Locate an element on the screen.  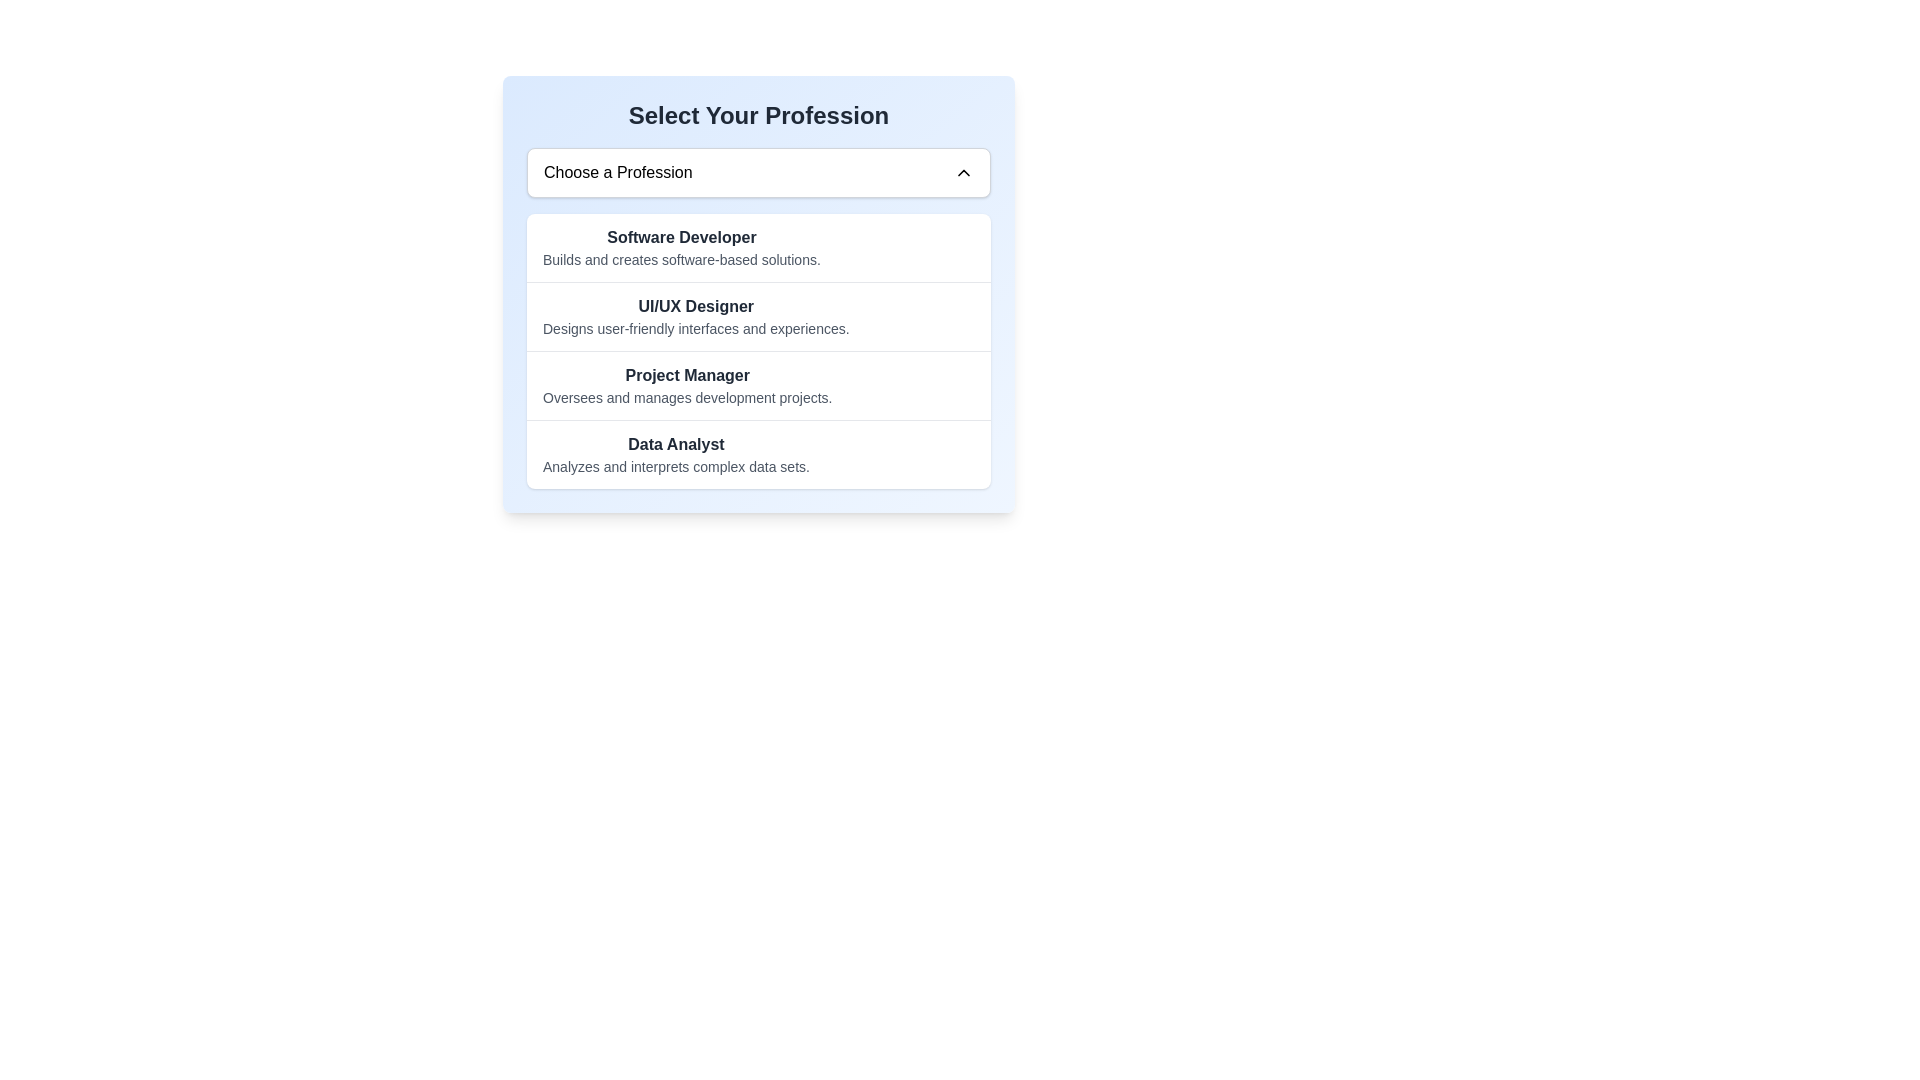
the 'Project Manager' option in the selection dialog titled 'Select Your Profession' is located at coordinates (687, 385).